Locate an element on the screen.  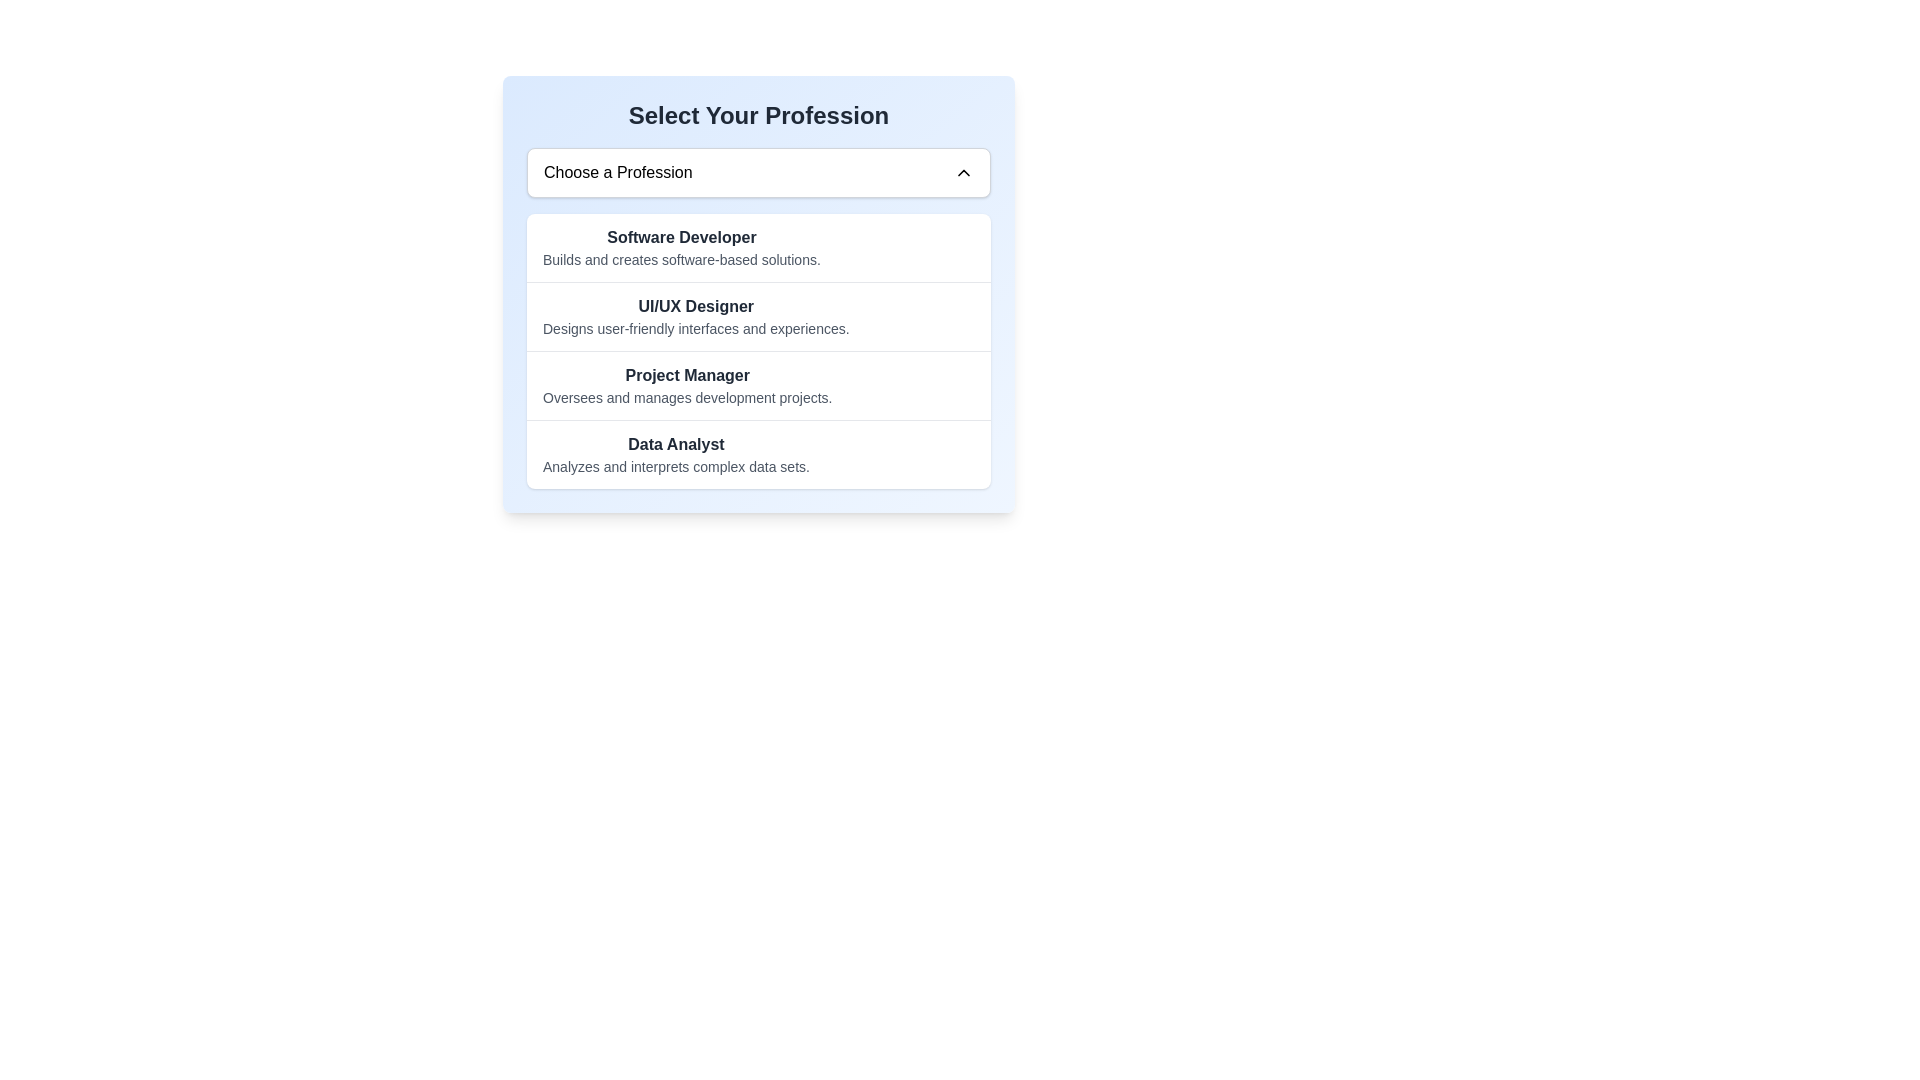
the 'Project Manager' option in the selection dialog titled 'Select Your Profession' is located at coordinates (687, 385).